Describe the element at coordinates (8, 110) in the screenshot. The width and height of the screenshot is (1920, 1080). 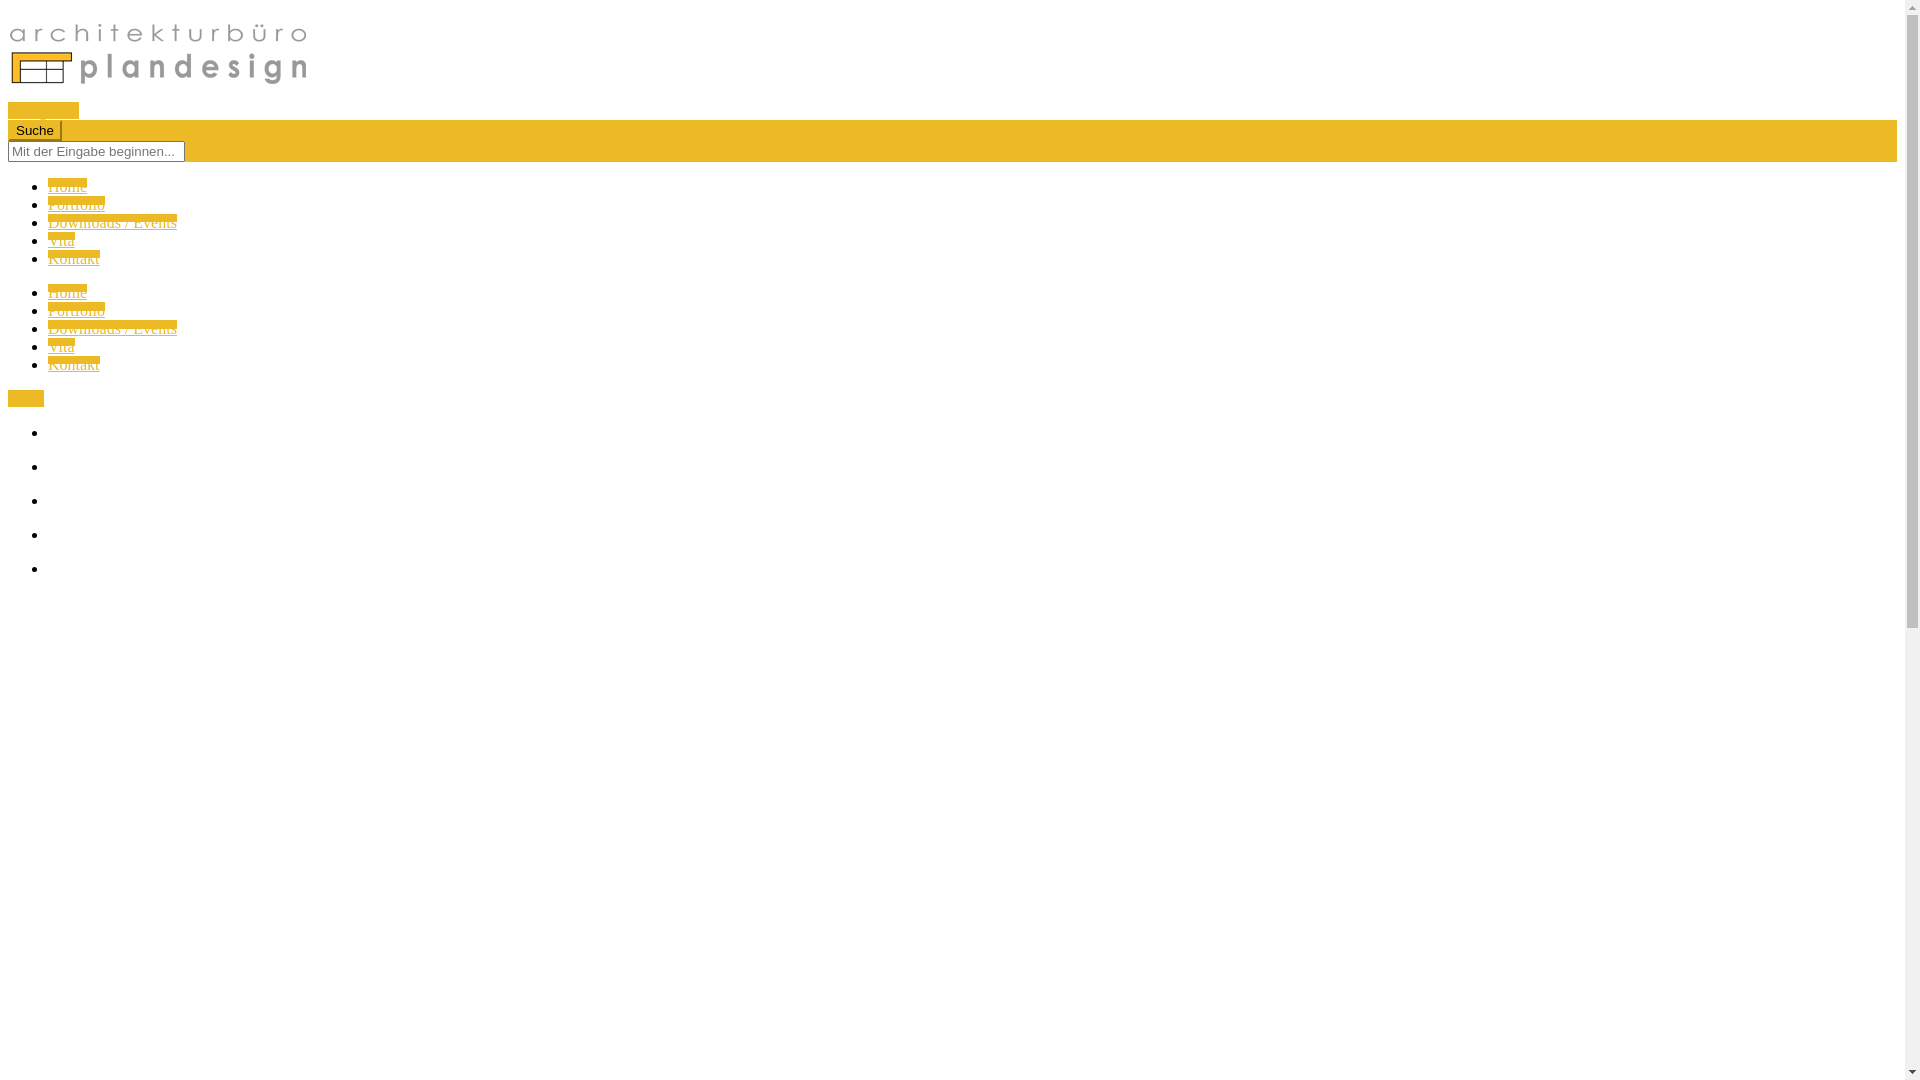
I see `'Navigation'` at that location.